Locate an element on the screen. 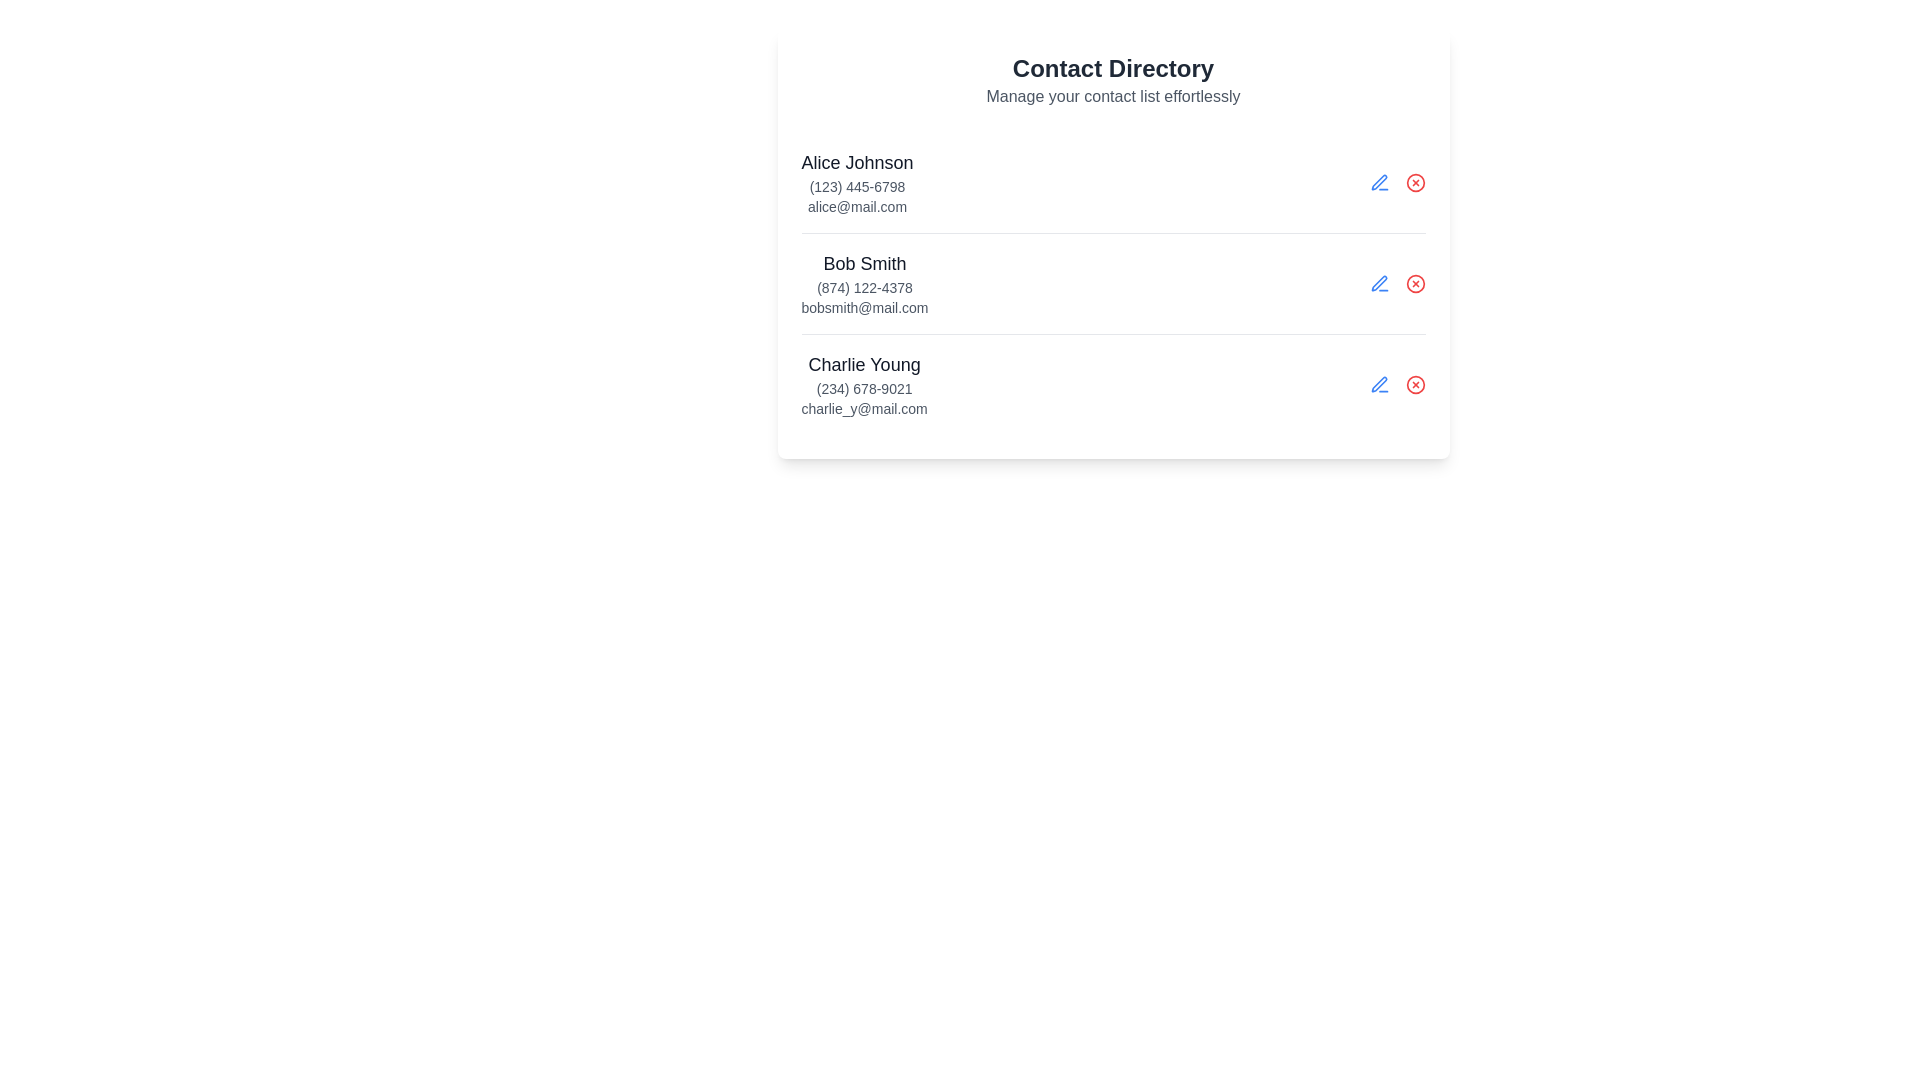 The height and width of the screenshot is (1080, 1920). the view details button for contact Charlie Young is located at coordinates (1378, 385).